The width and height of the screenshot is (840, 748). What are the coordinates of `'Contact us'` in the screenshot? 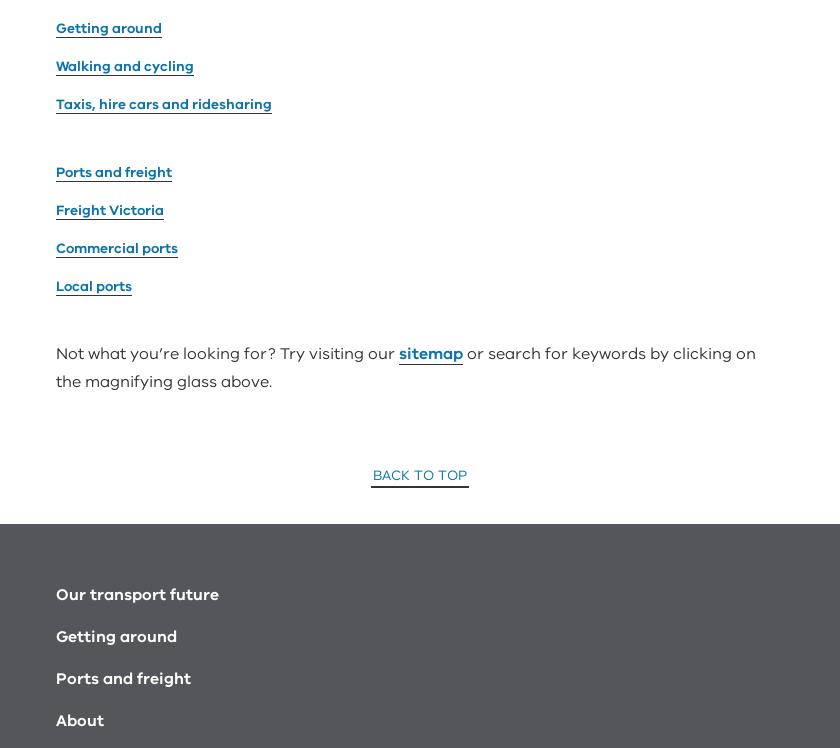 It's located at (99, 577).